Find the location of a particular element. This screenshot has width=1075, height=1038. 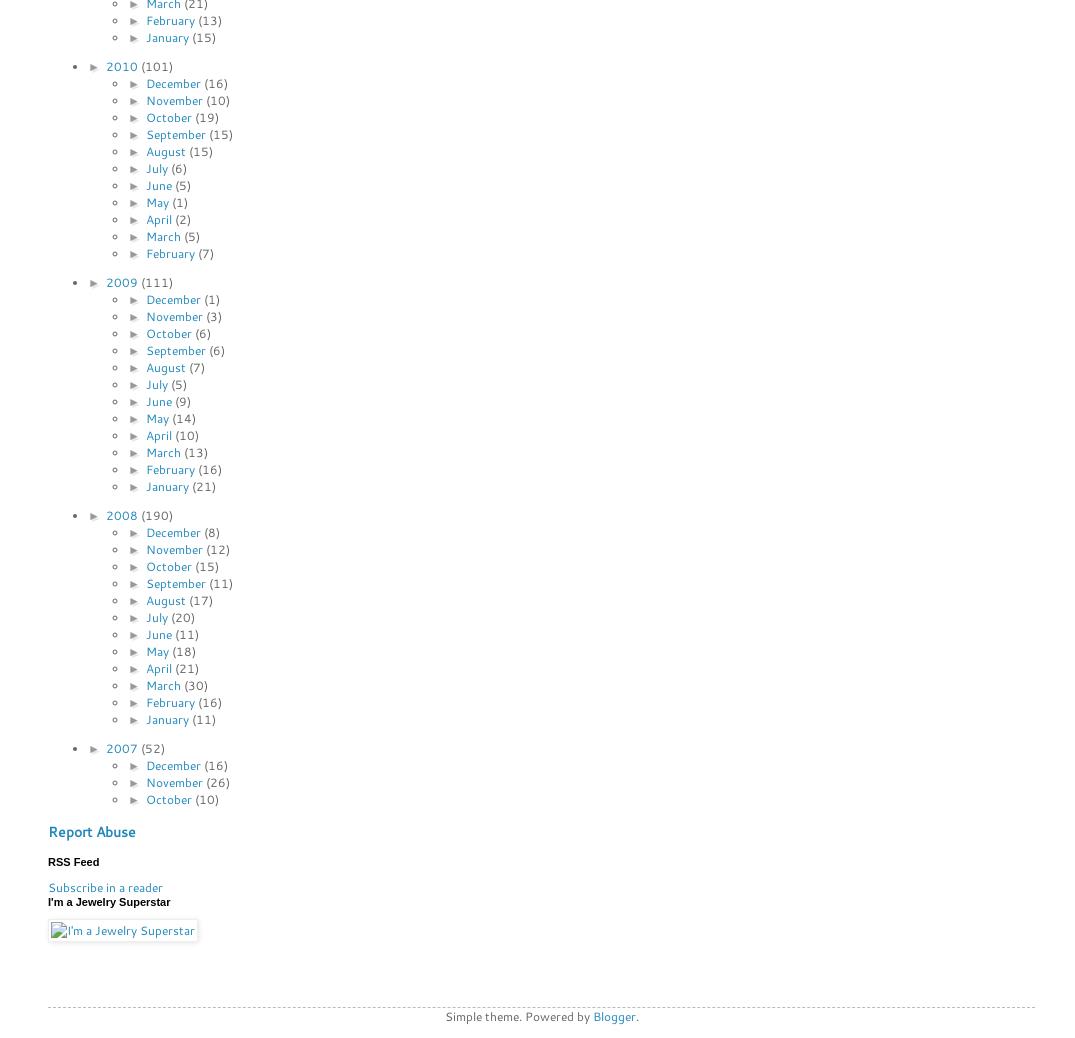

'(190)' is located at coordinates (155, 514).